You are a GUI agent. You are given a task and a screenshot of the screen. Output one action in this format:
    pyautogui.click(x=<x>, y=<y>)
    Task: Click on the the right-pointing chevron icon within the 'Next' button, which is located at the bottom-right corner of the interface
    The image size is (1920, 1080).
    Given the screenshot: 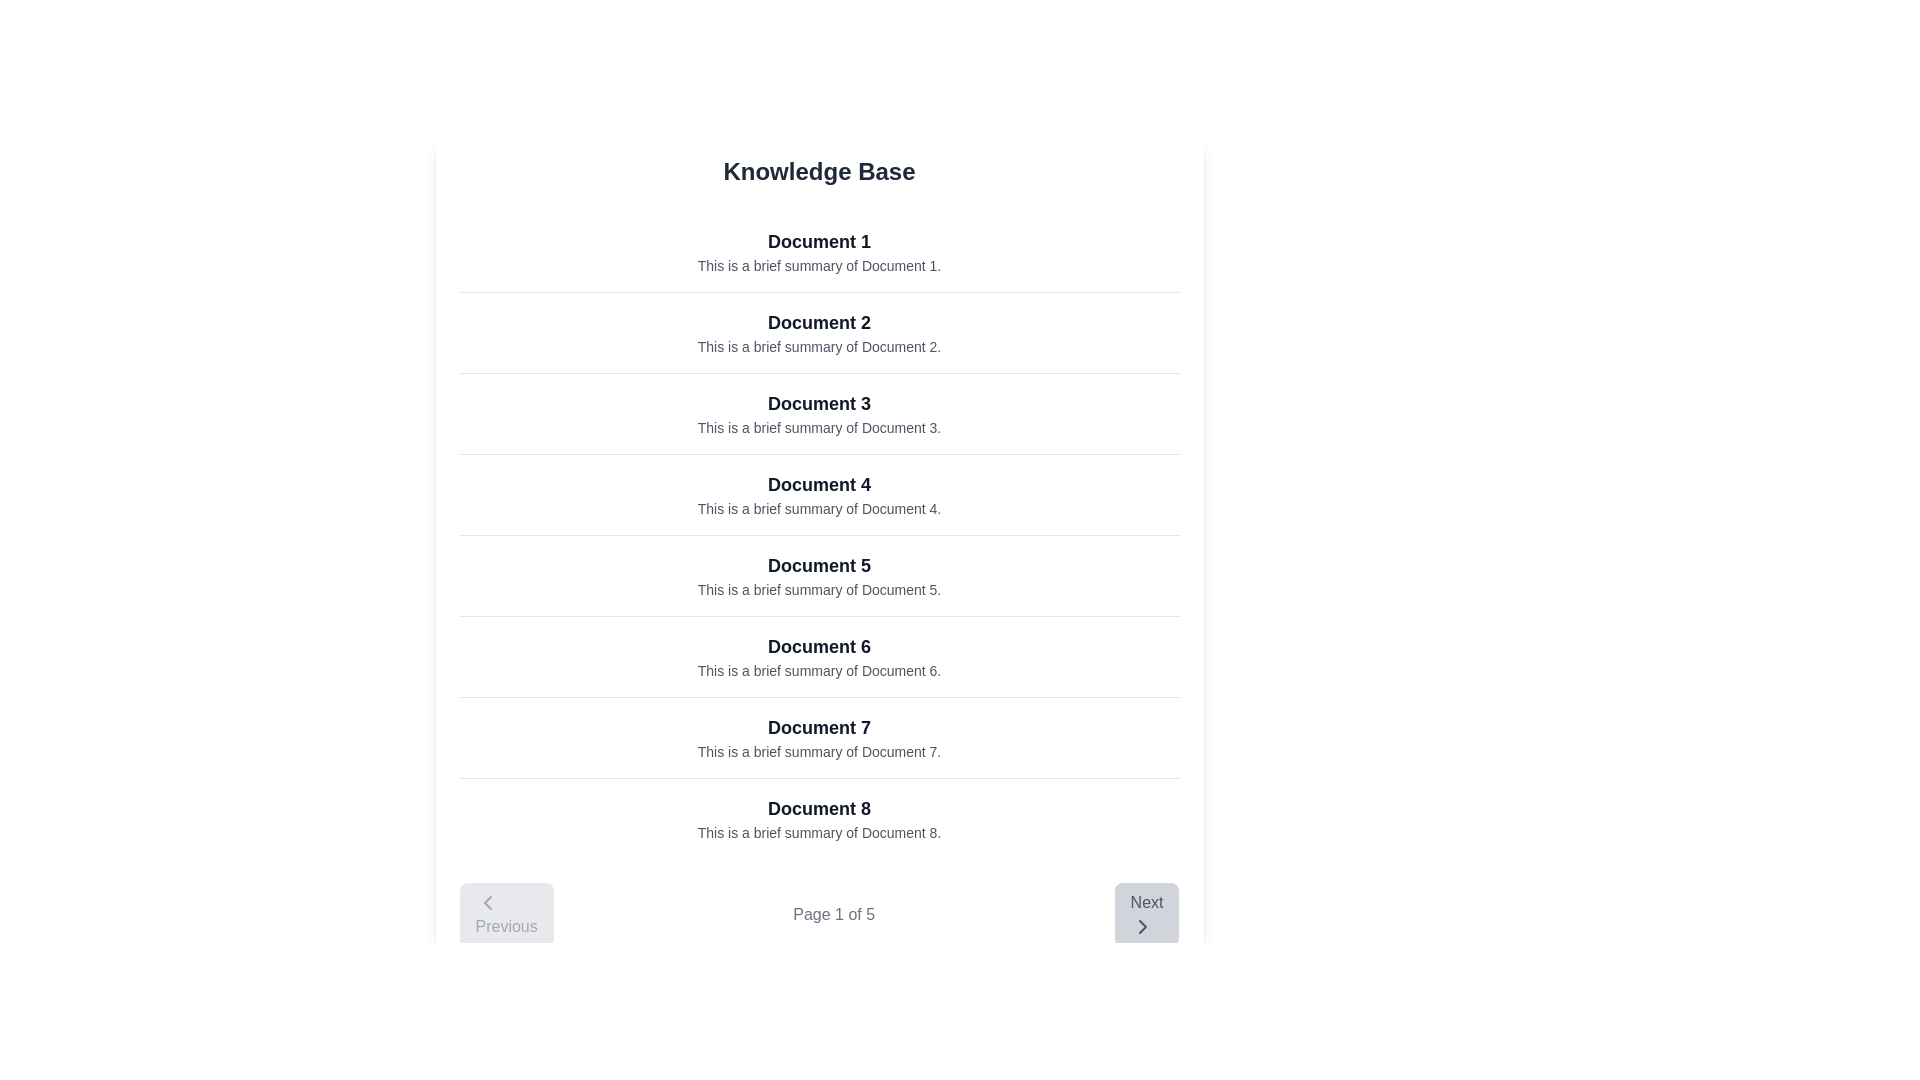 What is the action you would take?
    pyautogui.click(x=1142, y=926)
    